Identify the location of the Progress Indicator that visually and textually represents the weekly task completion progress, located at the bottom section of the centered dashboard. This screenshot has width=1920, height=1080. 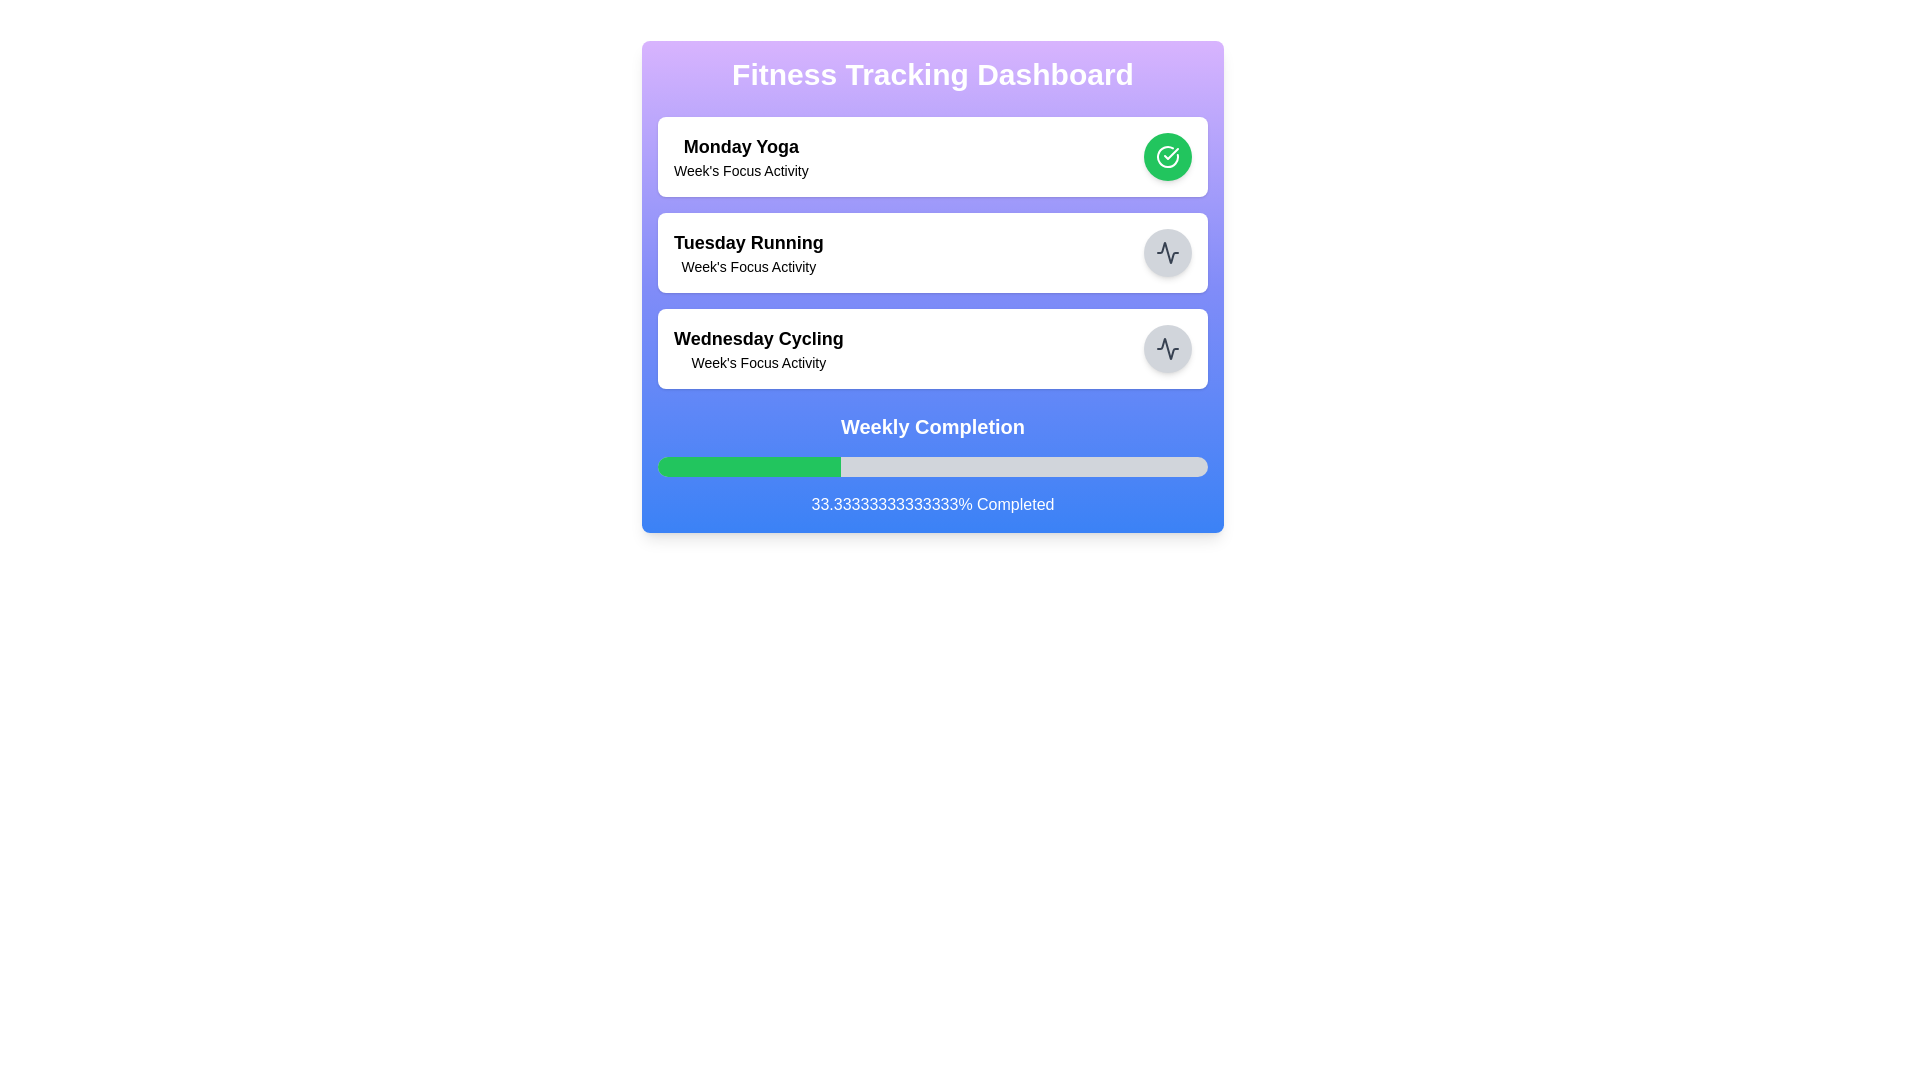
(931, 465).